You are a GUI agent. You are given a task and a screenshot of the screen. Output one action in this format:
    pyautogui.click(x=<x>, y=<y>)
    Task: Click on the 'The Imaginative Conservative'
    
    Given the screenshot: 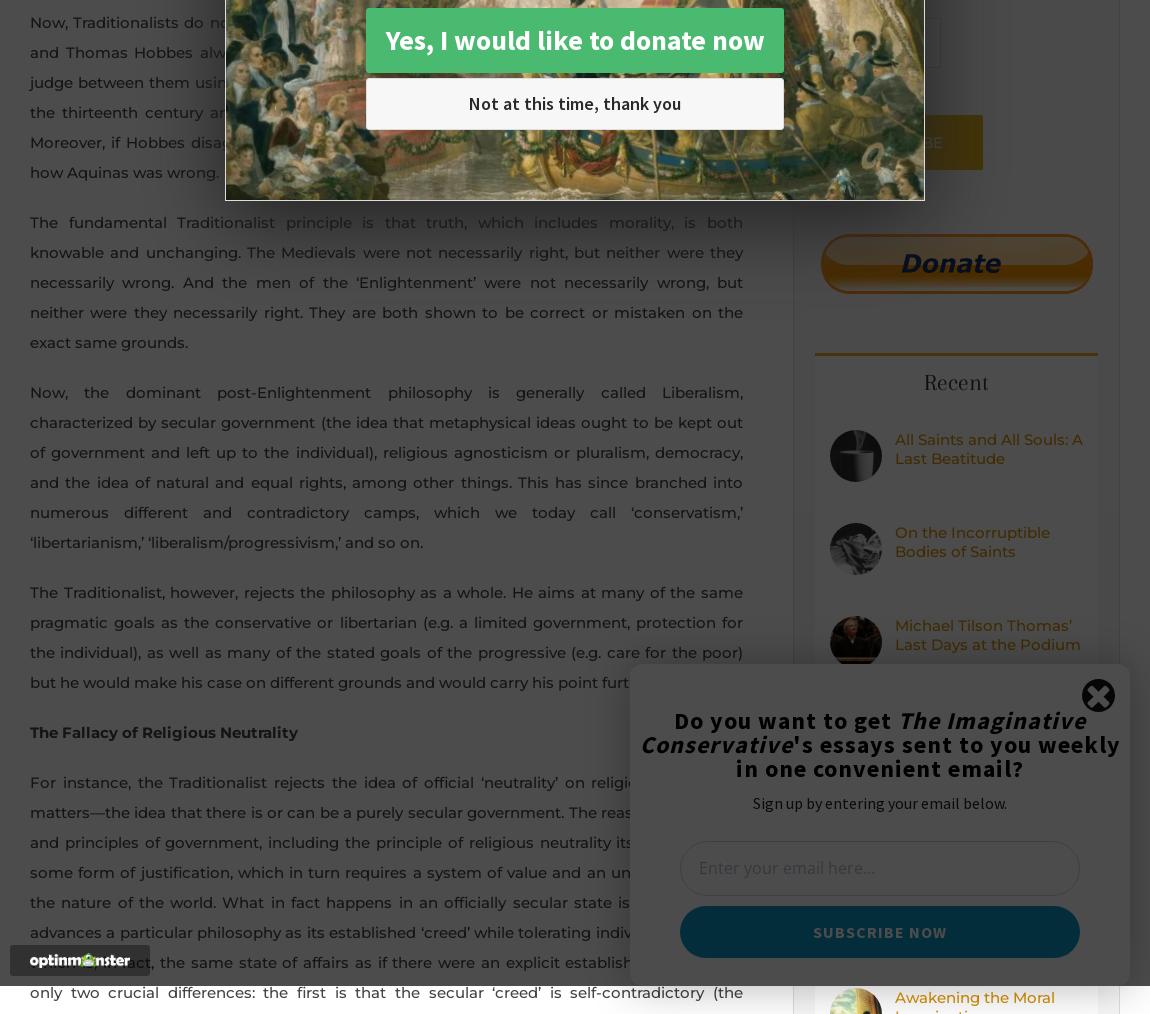 What is the action you would take?
    pyautogui.click(x=861, y=731)
    